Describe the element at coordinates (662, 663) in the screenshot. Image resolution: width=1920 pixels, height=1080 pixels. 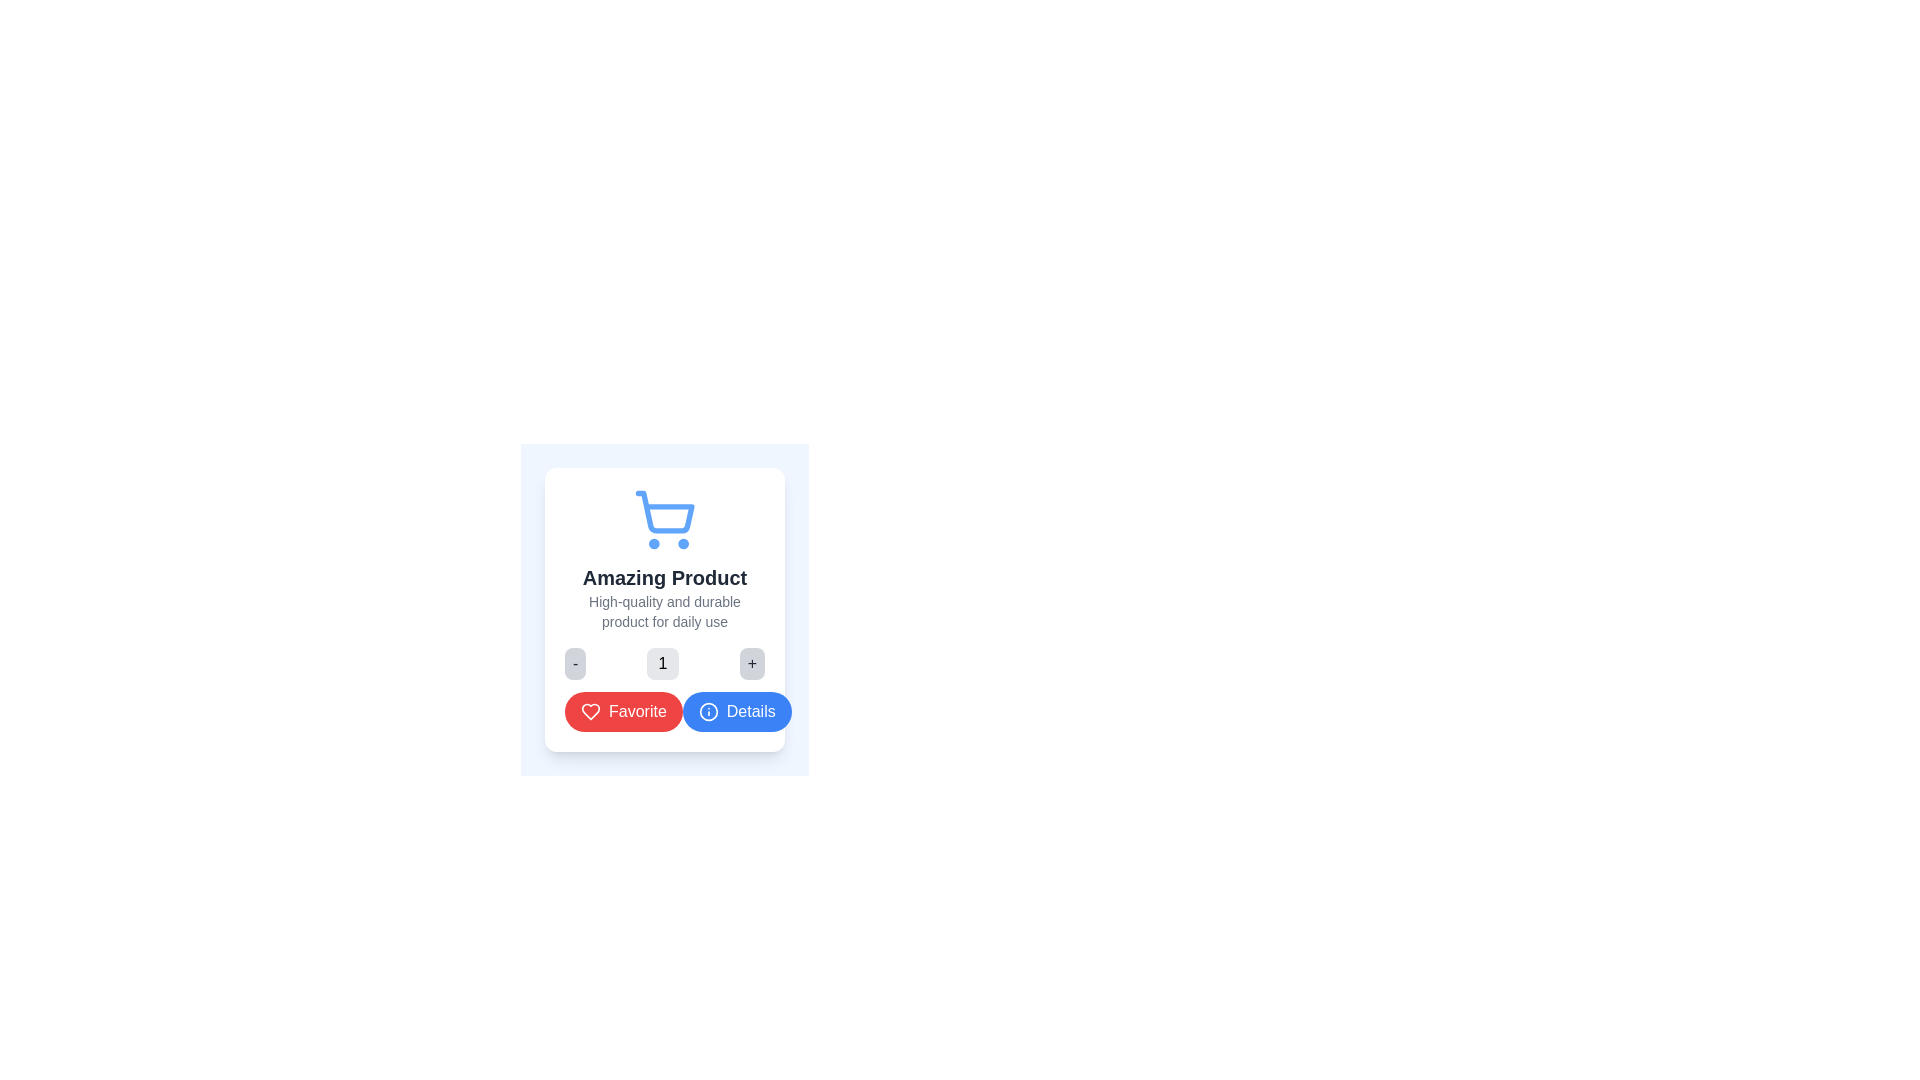
I see `the static numeric display element, which is the second in a sequence and located between a '-' symbol and a '+' symbol, below product information text` at that location.